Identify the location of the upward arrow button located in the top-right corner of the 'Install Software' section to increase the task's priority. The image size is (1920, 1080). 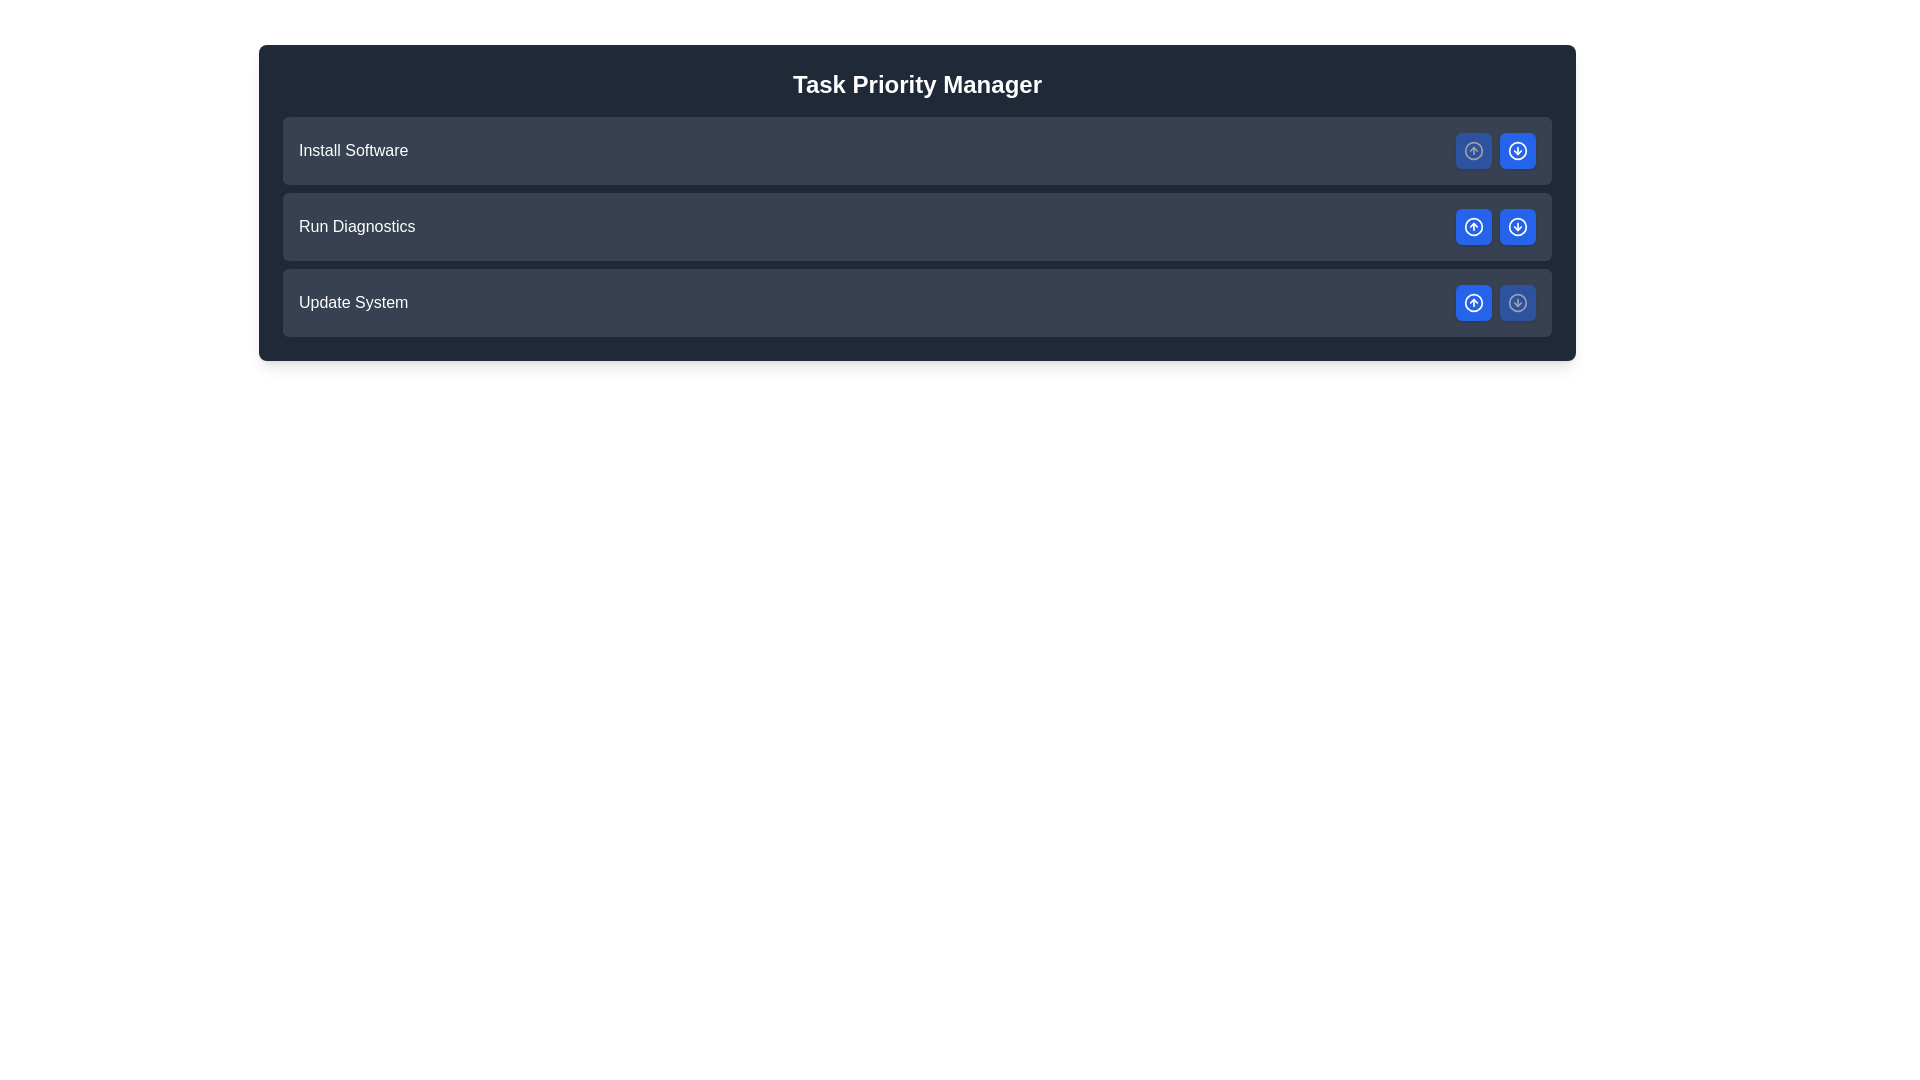
(1496, 149).